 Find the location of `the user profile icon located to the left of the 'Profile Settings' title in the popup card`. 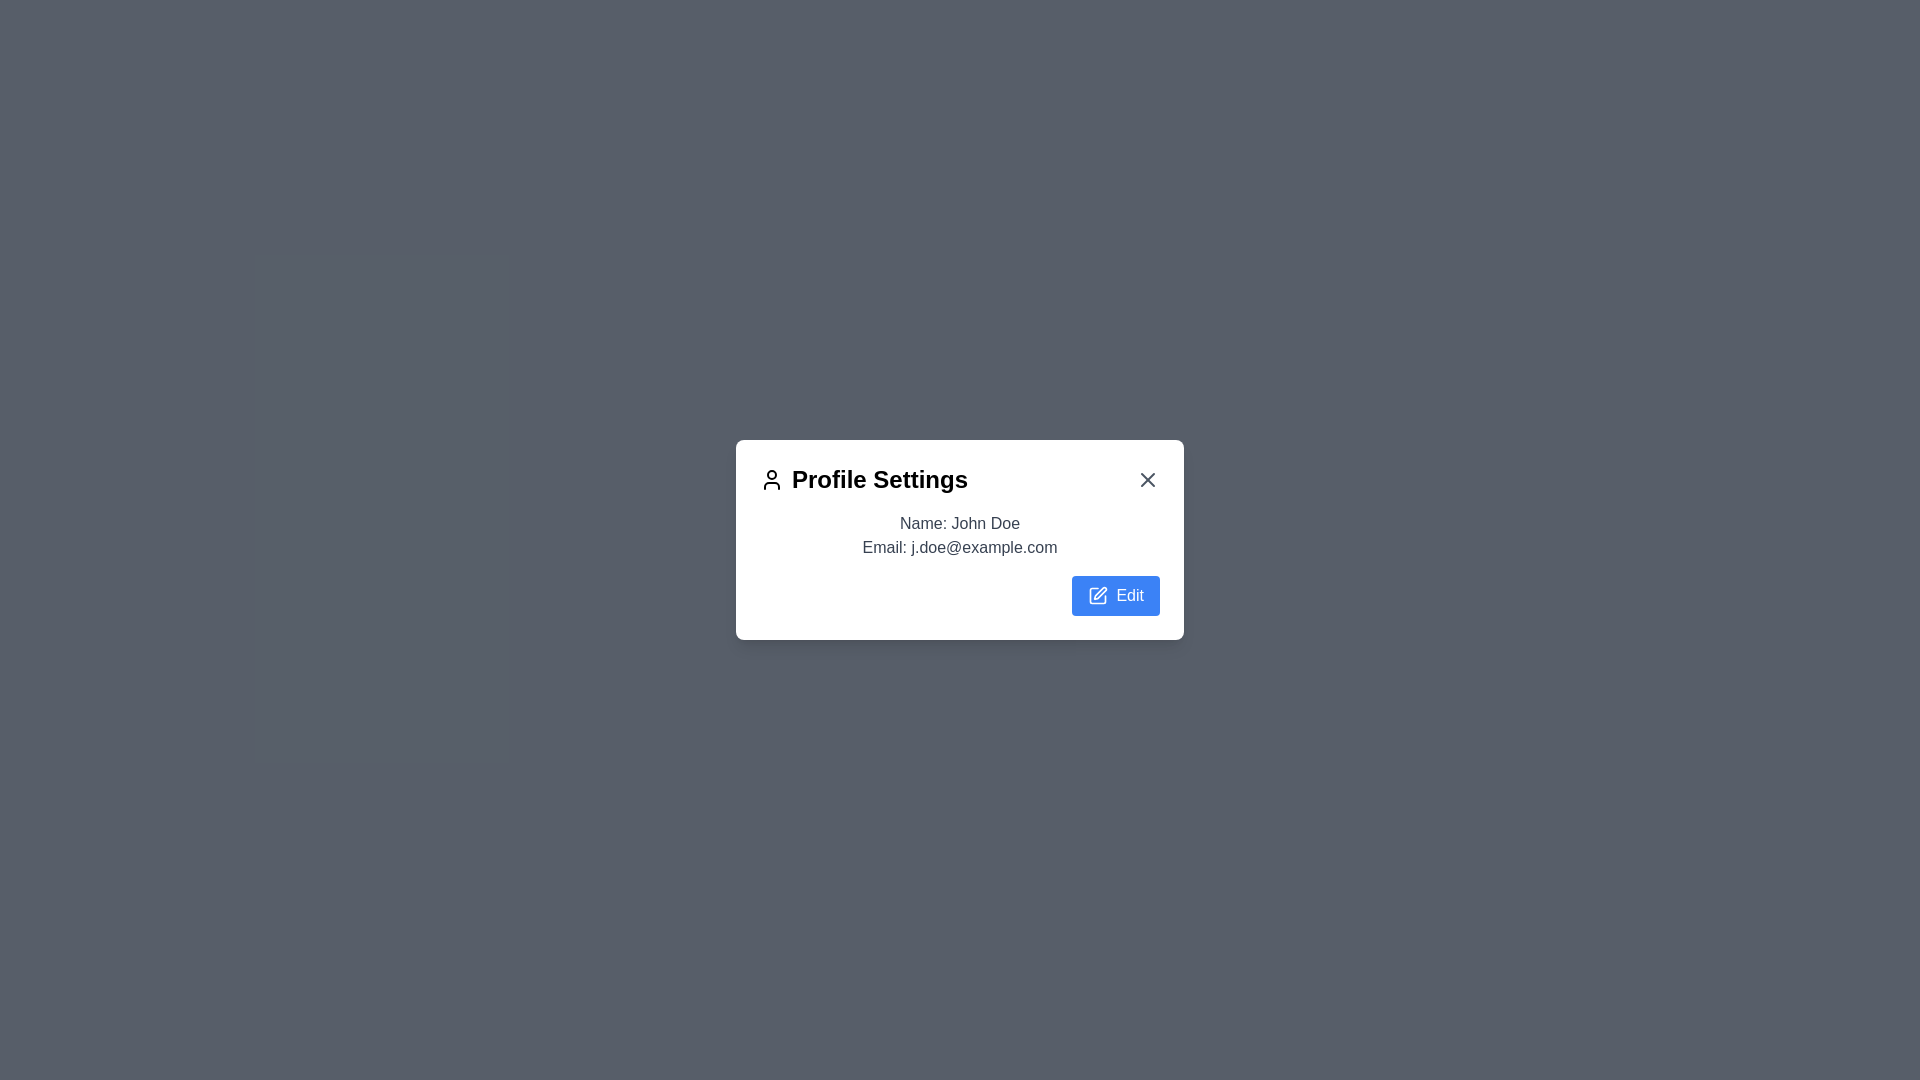

the user profile icon located to the left of the 'Profile Settings' title in the popup card is located at coordinates (771, 479).